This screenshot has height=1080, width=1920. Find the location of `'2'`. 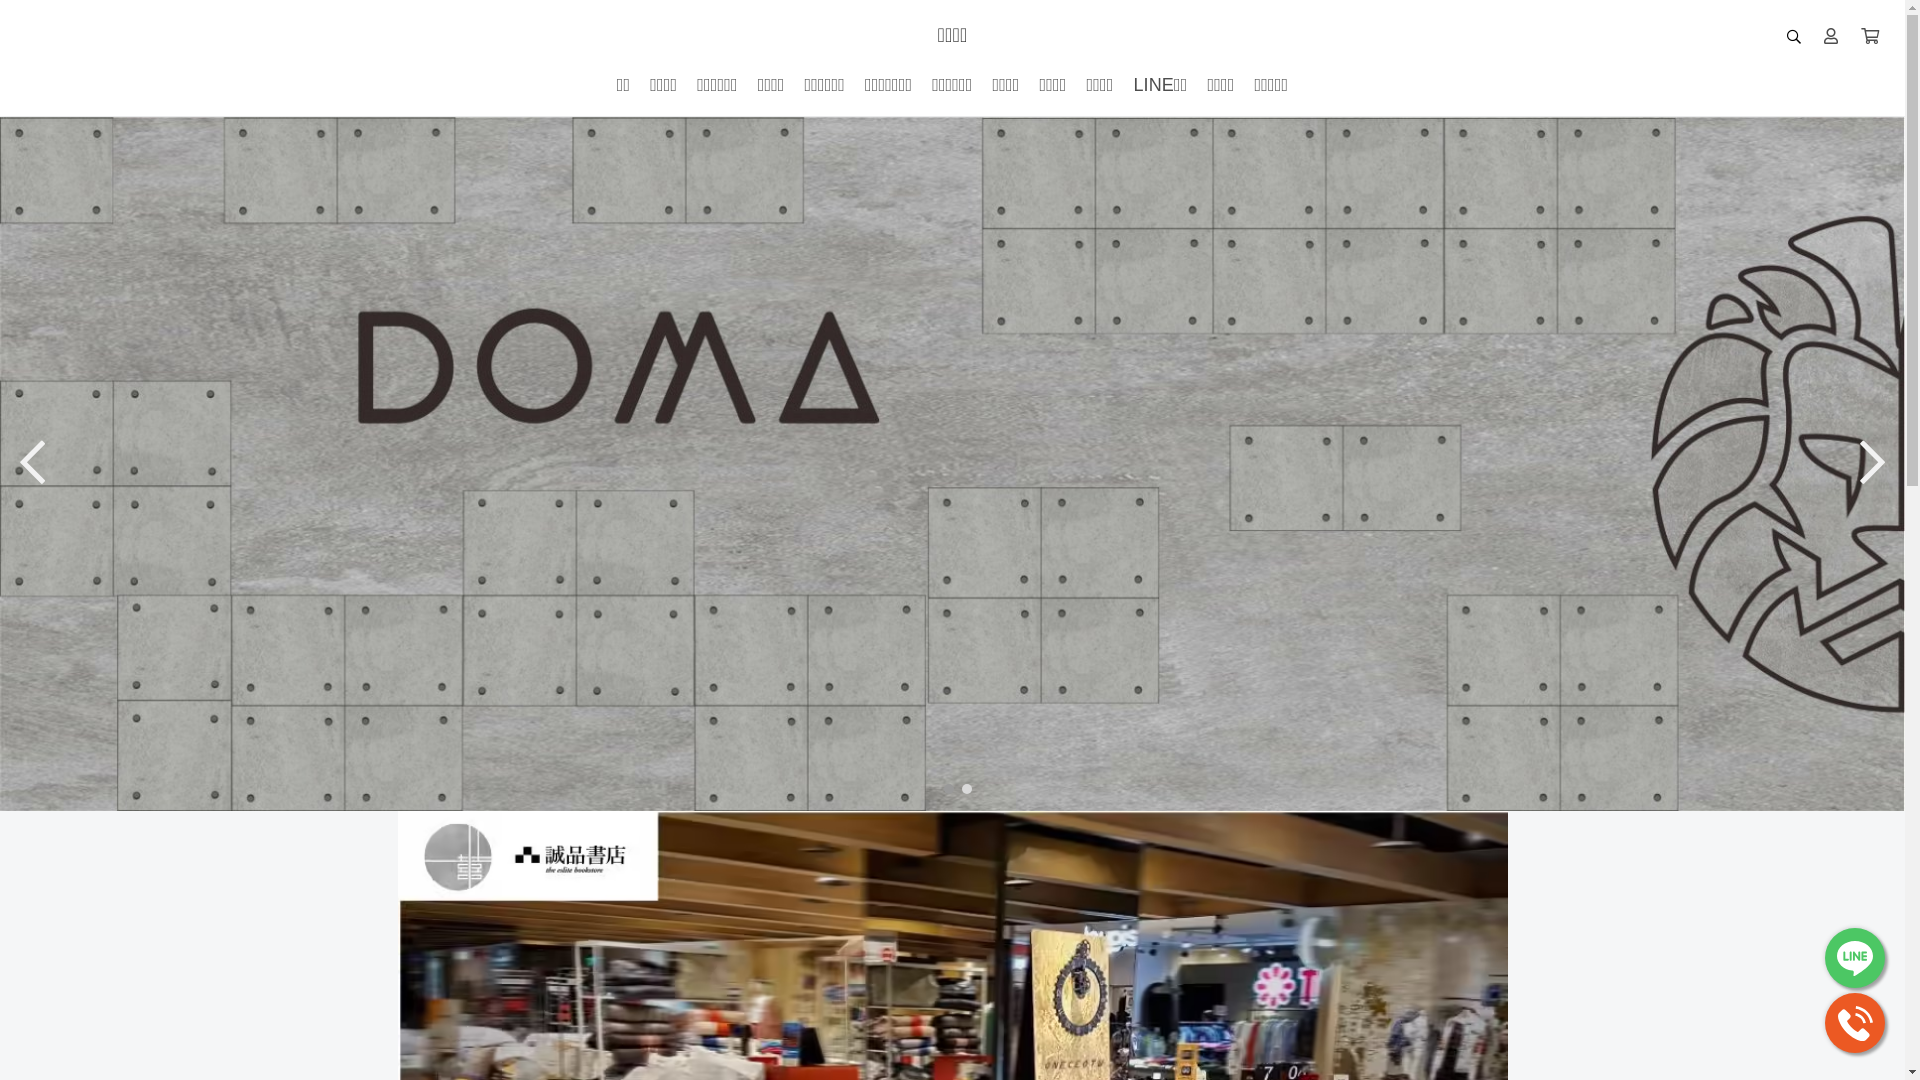

'2' is located at coordinates (961, 786).